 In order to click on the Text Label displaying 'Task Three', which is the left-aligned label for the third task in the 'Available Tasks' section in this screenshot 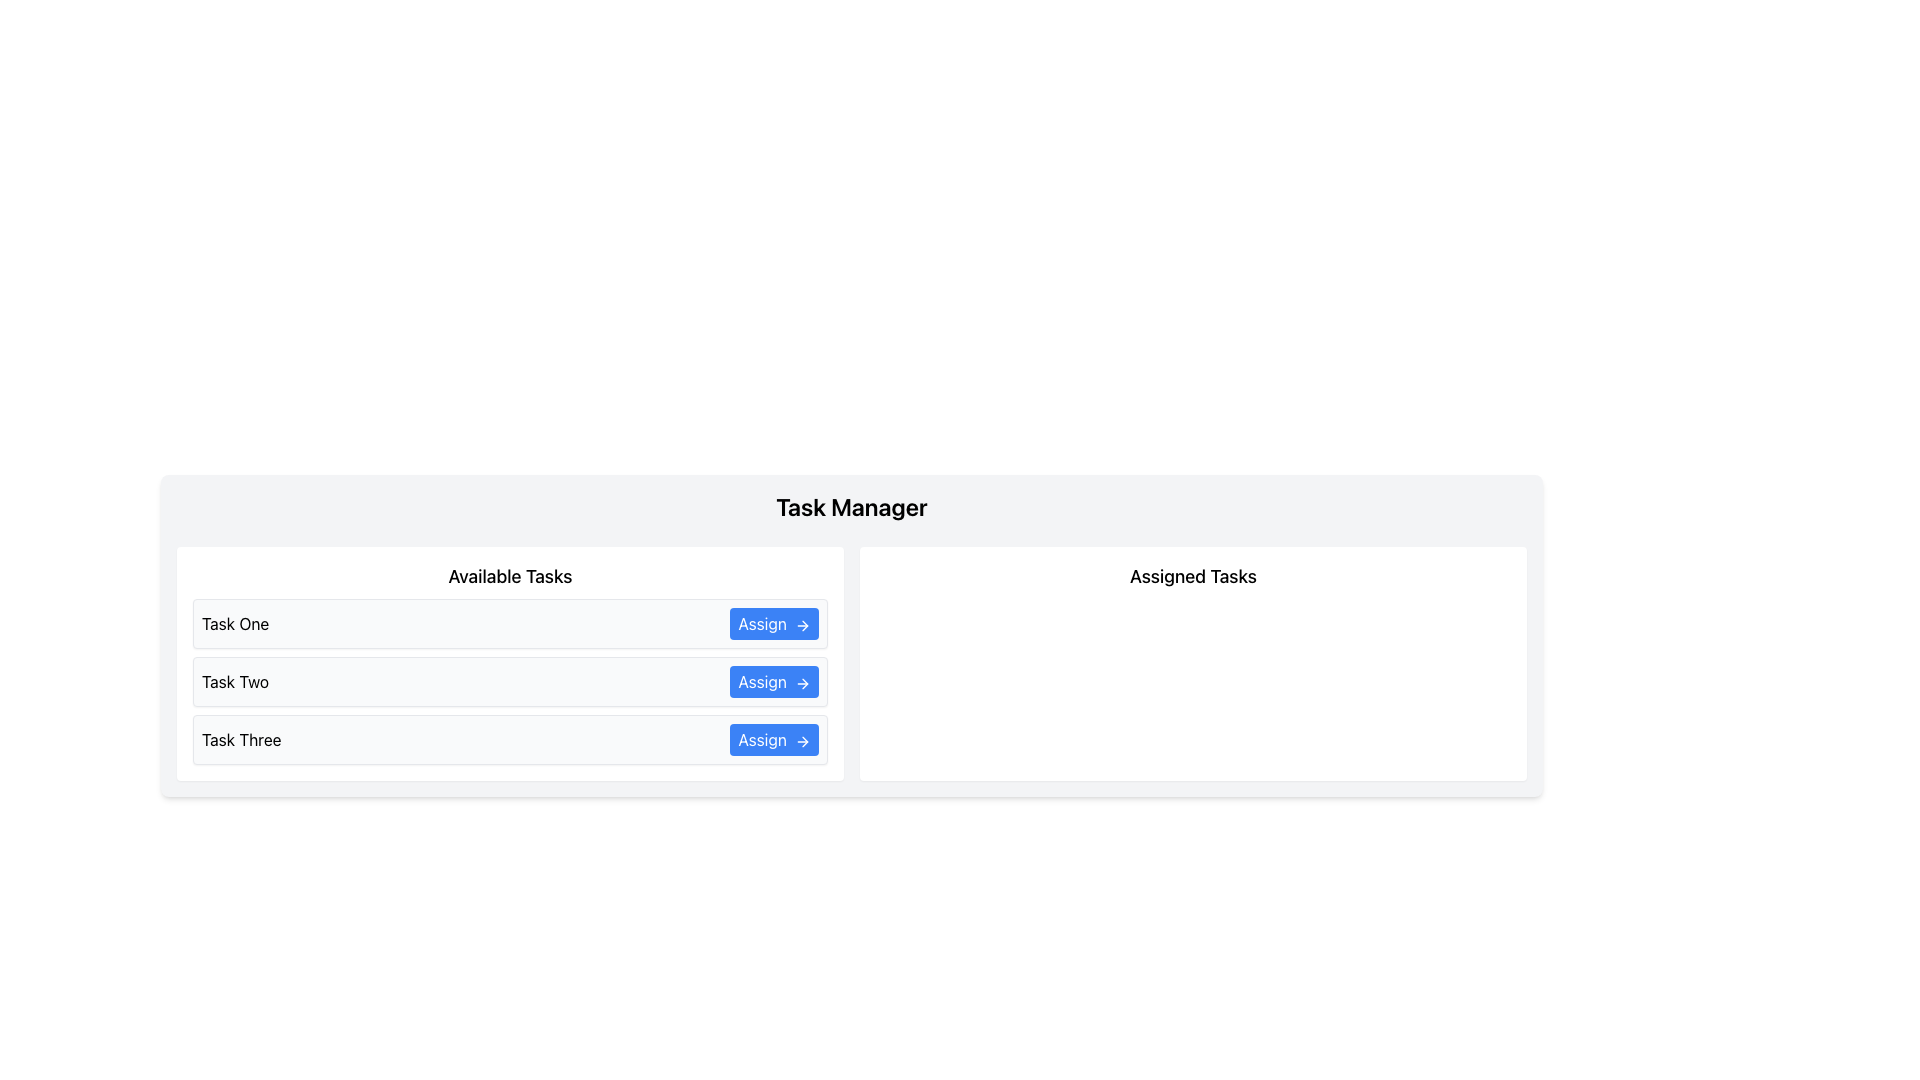, I will do `click(240, 740)`.